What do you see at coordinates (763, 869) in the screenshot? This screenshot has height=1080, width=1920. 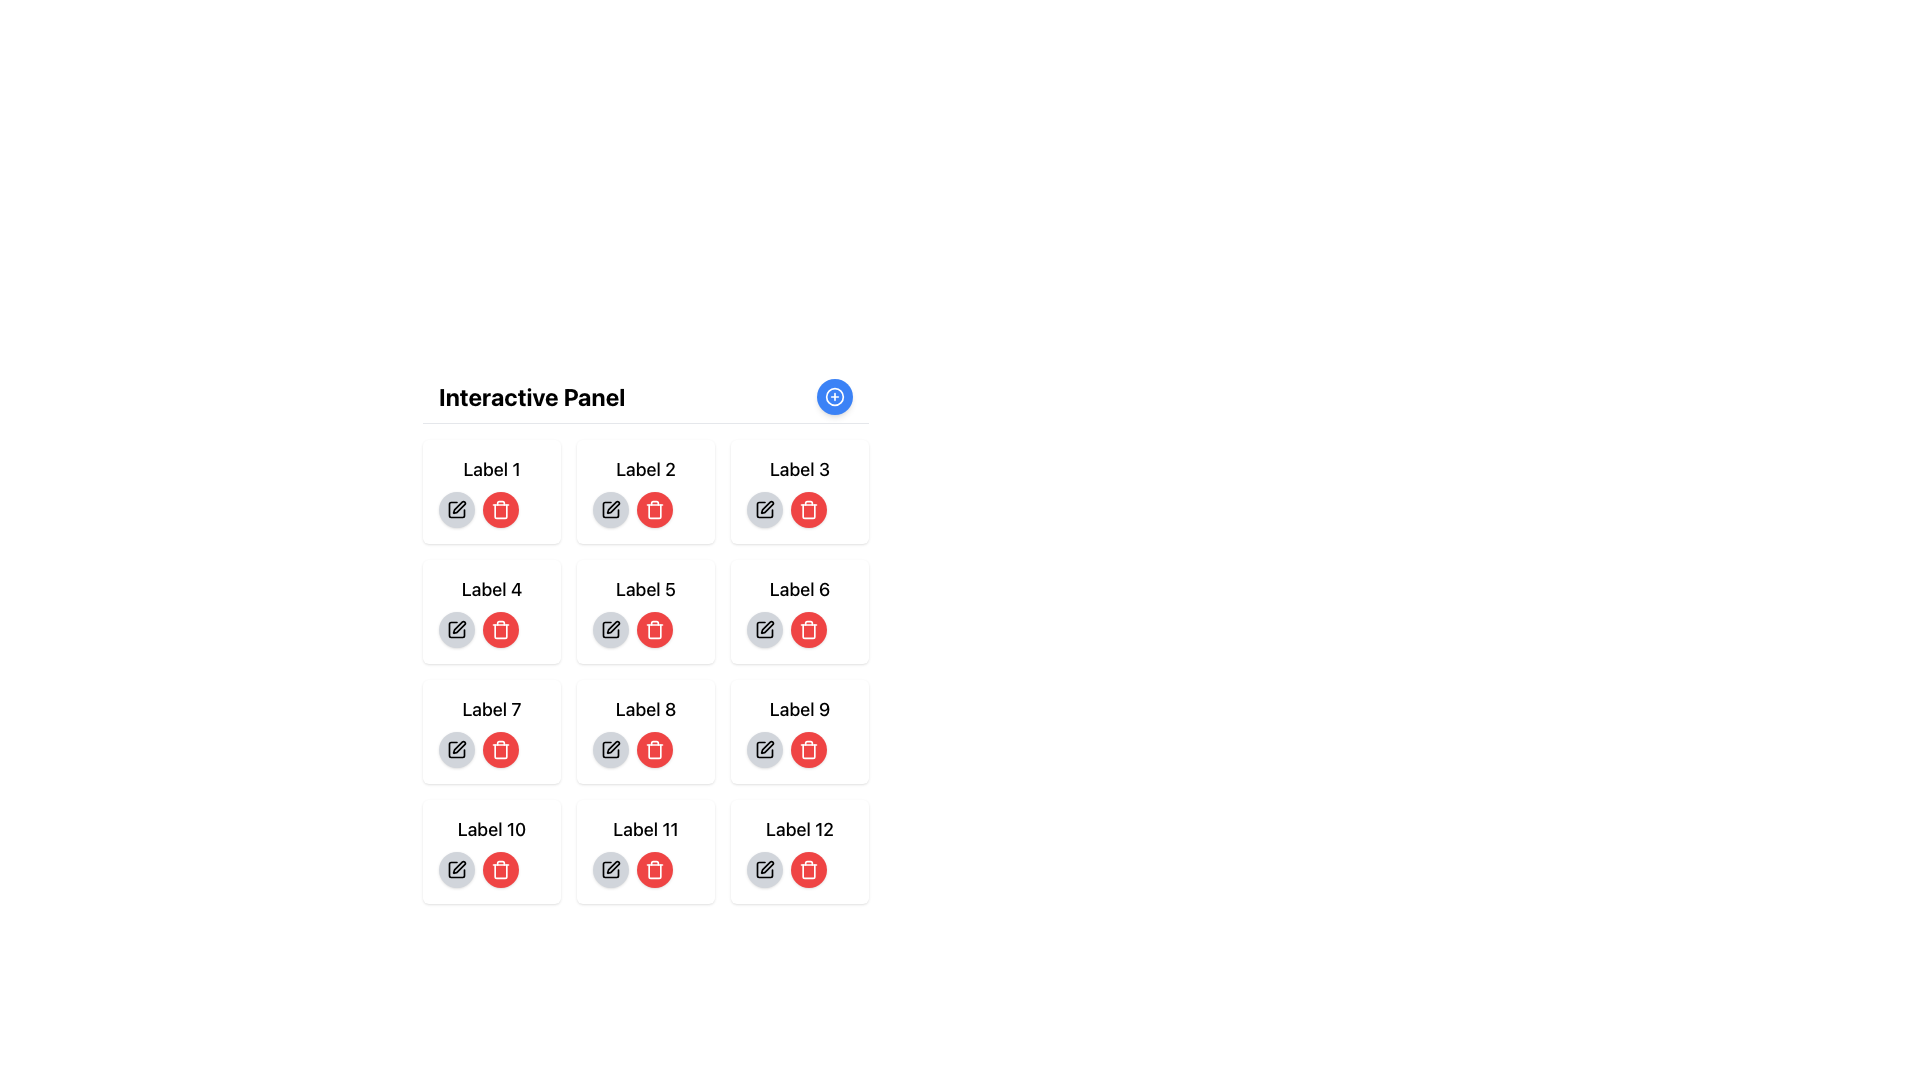 I see `the circular button with a gray background and a pen icon at its center, located below 'Label 12' in the bottom right corner of the grid layout` at bounding box center [763, 869].